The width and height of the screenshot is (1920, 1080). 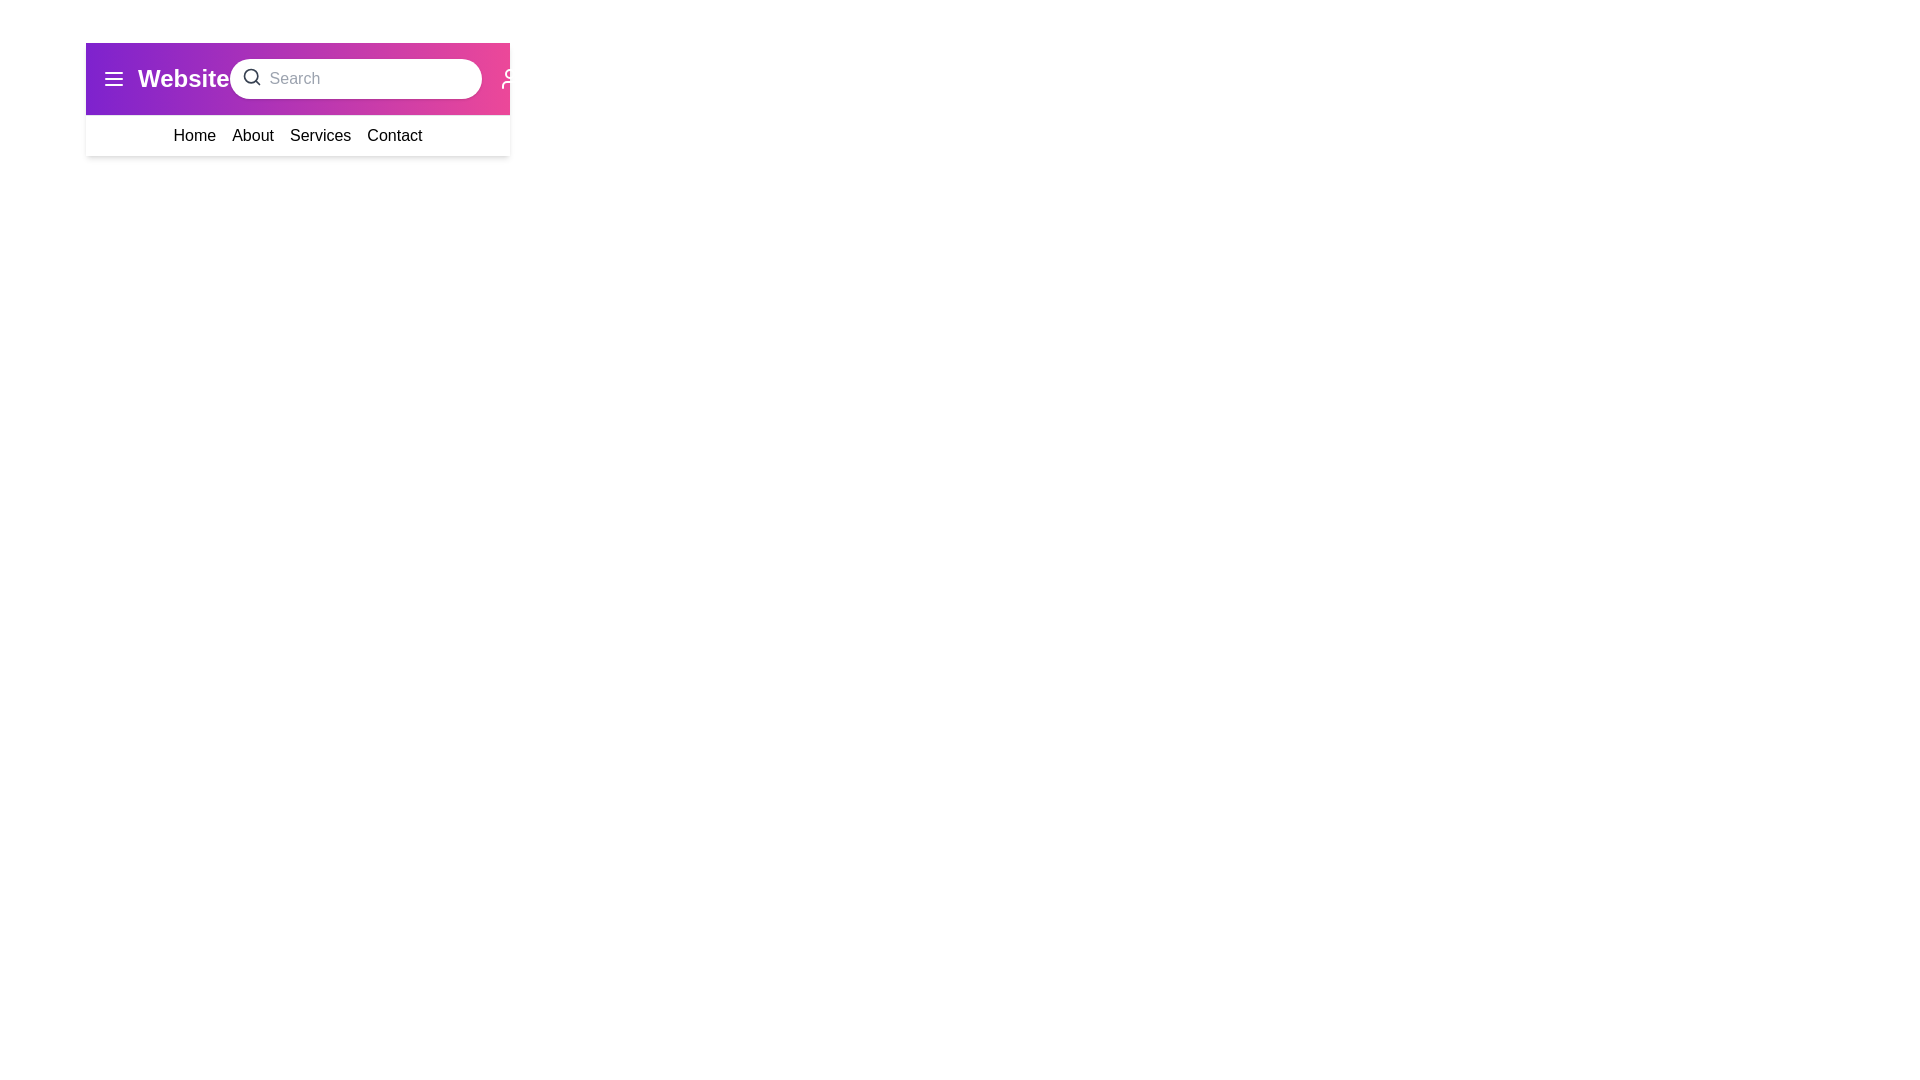 What do you see at coordinates (113, 77) in the screenshot?
I see `the menu icon to toggle the menu visibility` at bounding box center [113, 77].